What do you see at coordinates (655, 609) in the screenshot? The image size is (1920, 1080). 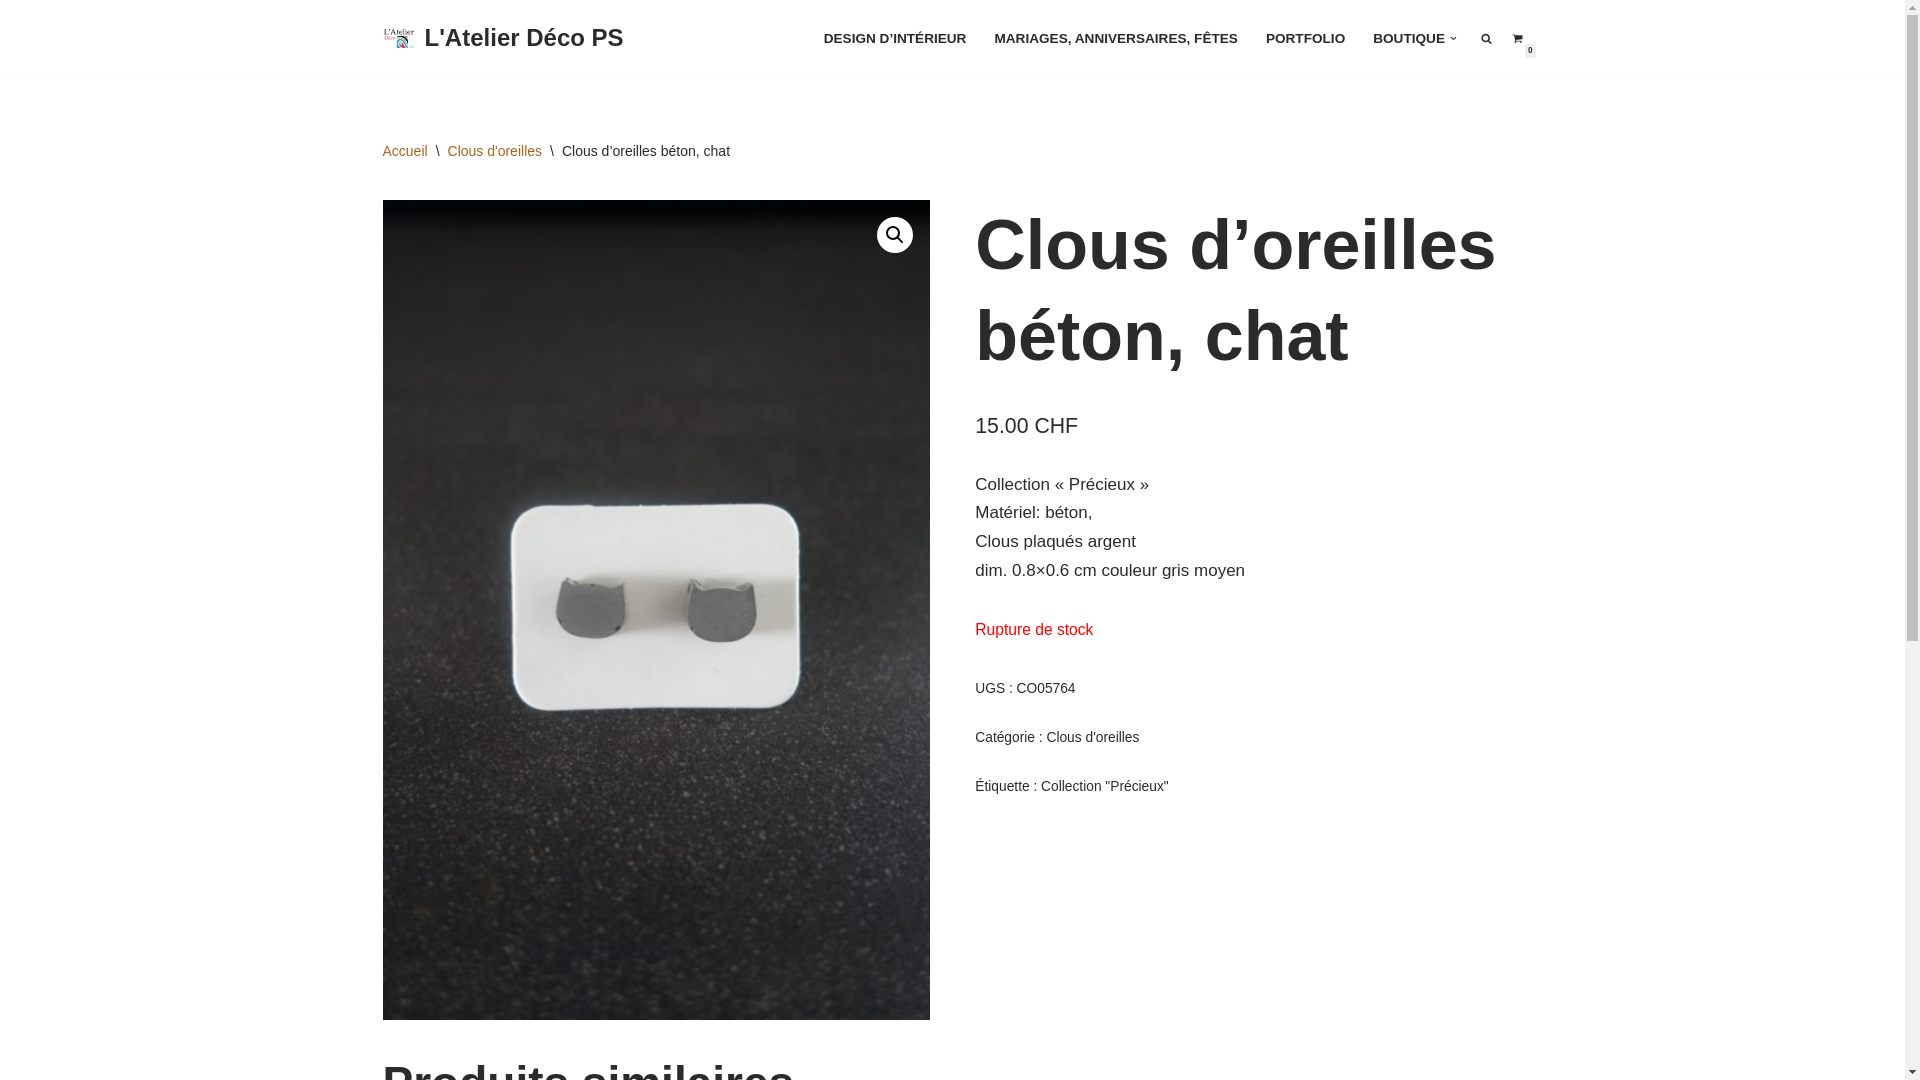 I see `'CO05764'` at bounding box center [655, 609].